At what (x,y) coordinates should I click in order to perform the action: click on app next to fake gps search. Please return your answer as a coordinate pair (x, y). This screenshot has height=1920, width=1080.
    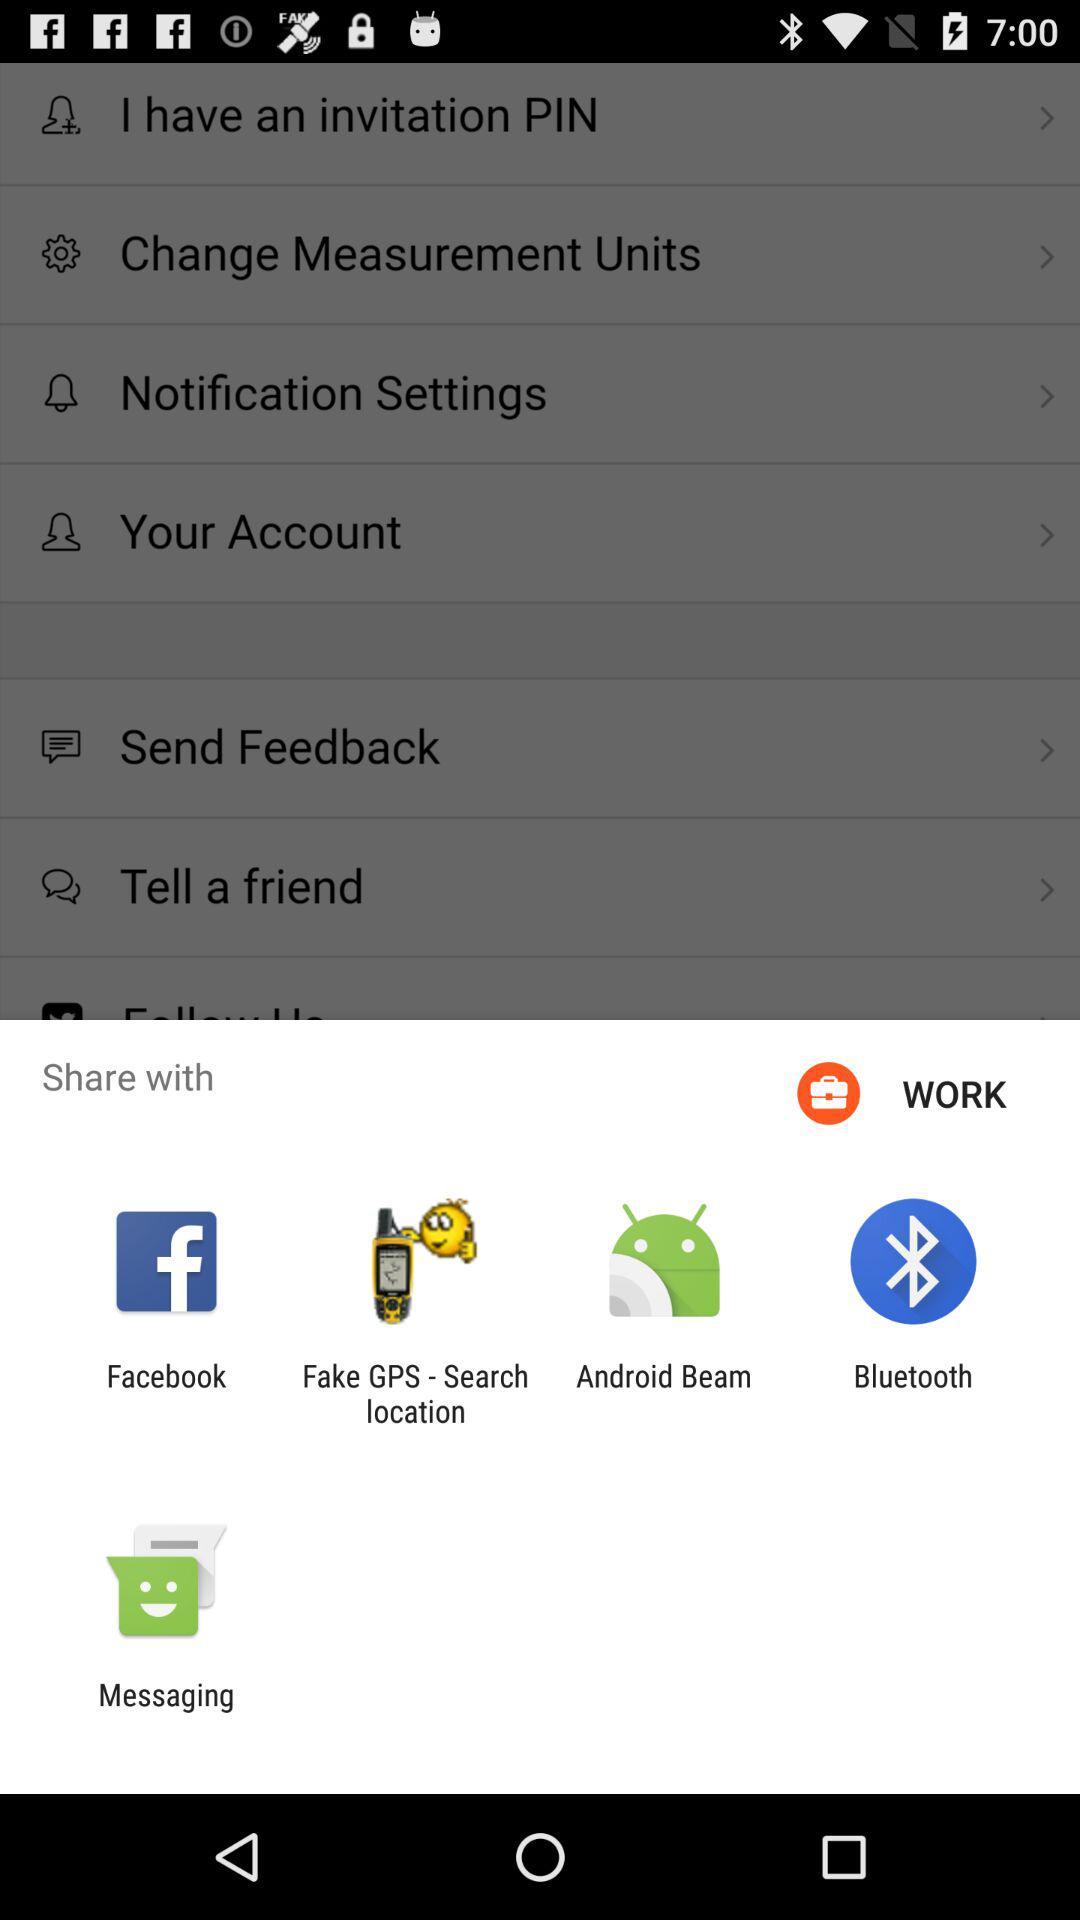
    Looking at the image, I should click on (664, 1392).